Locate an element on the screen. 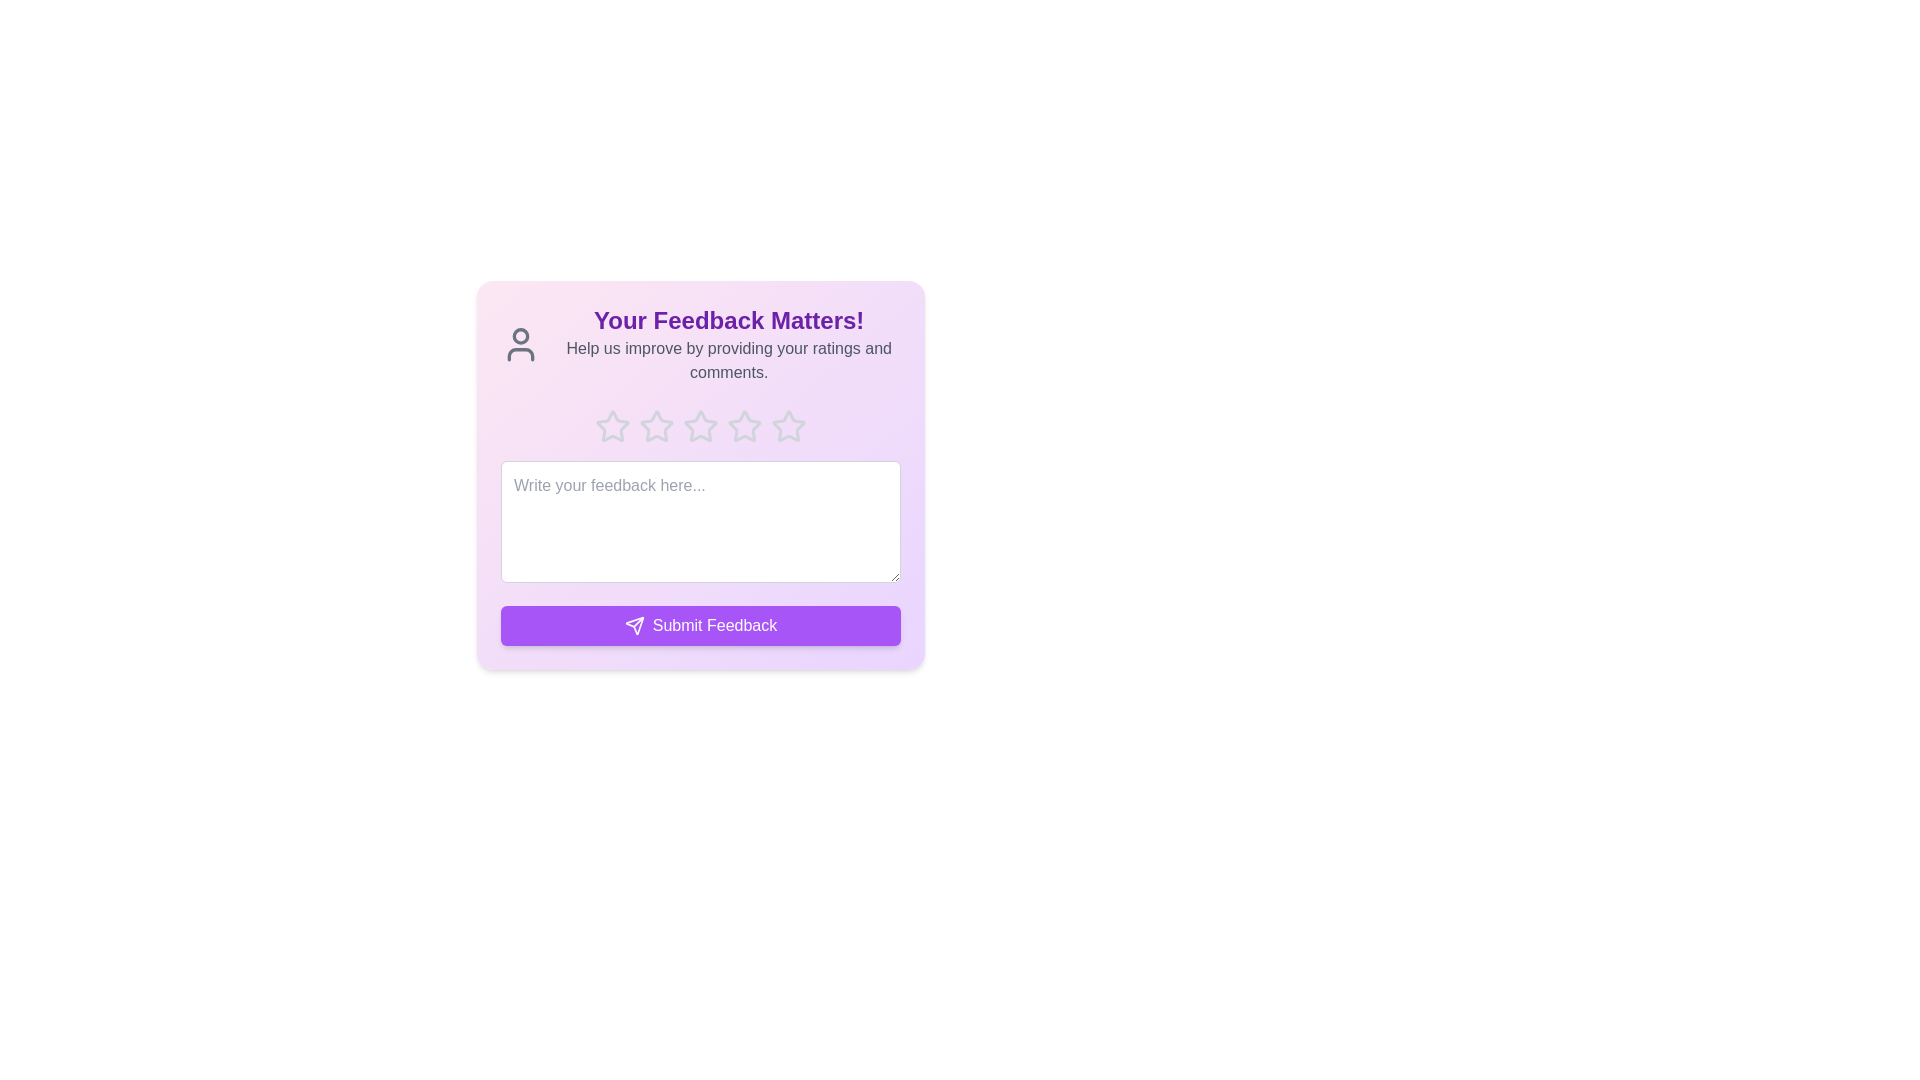 The width and height of the screenshot is (1920, 1080). the star corresponding to 4 to preview the rating is located at coordinates (743, 426).